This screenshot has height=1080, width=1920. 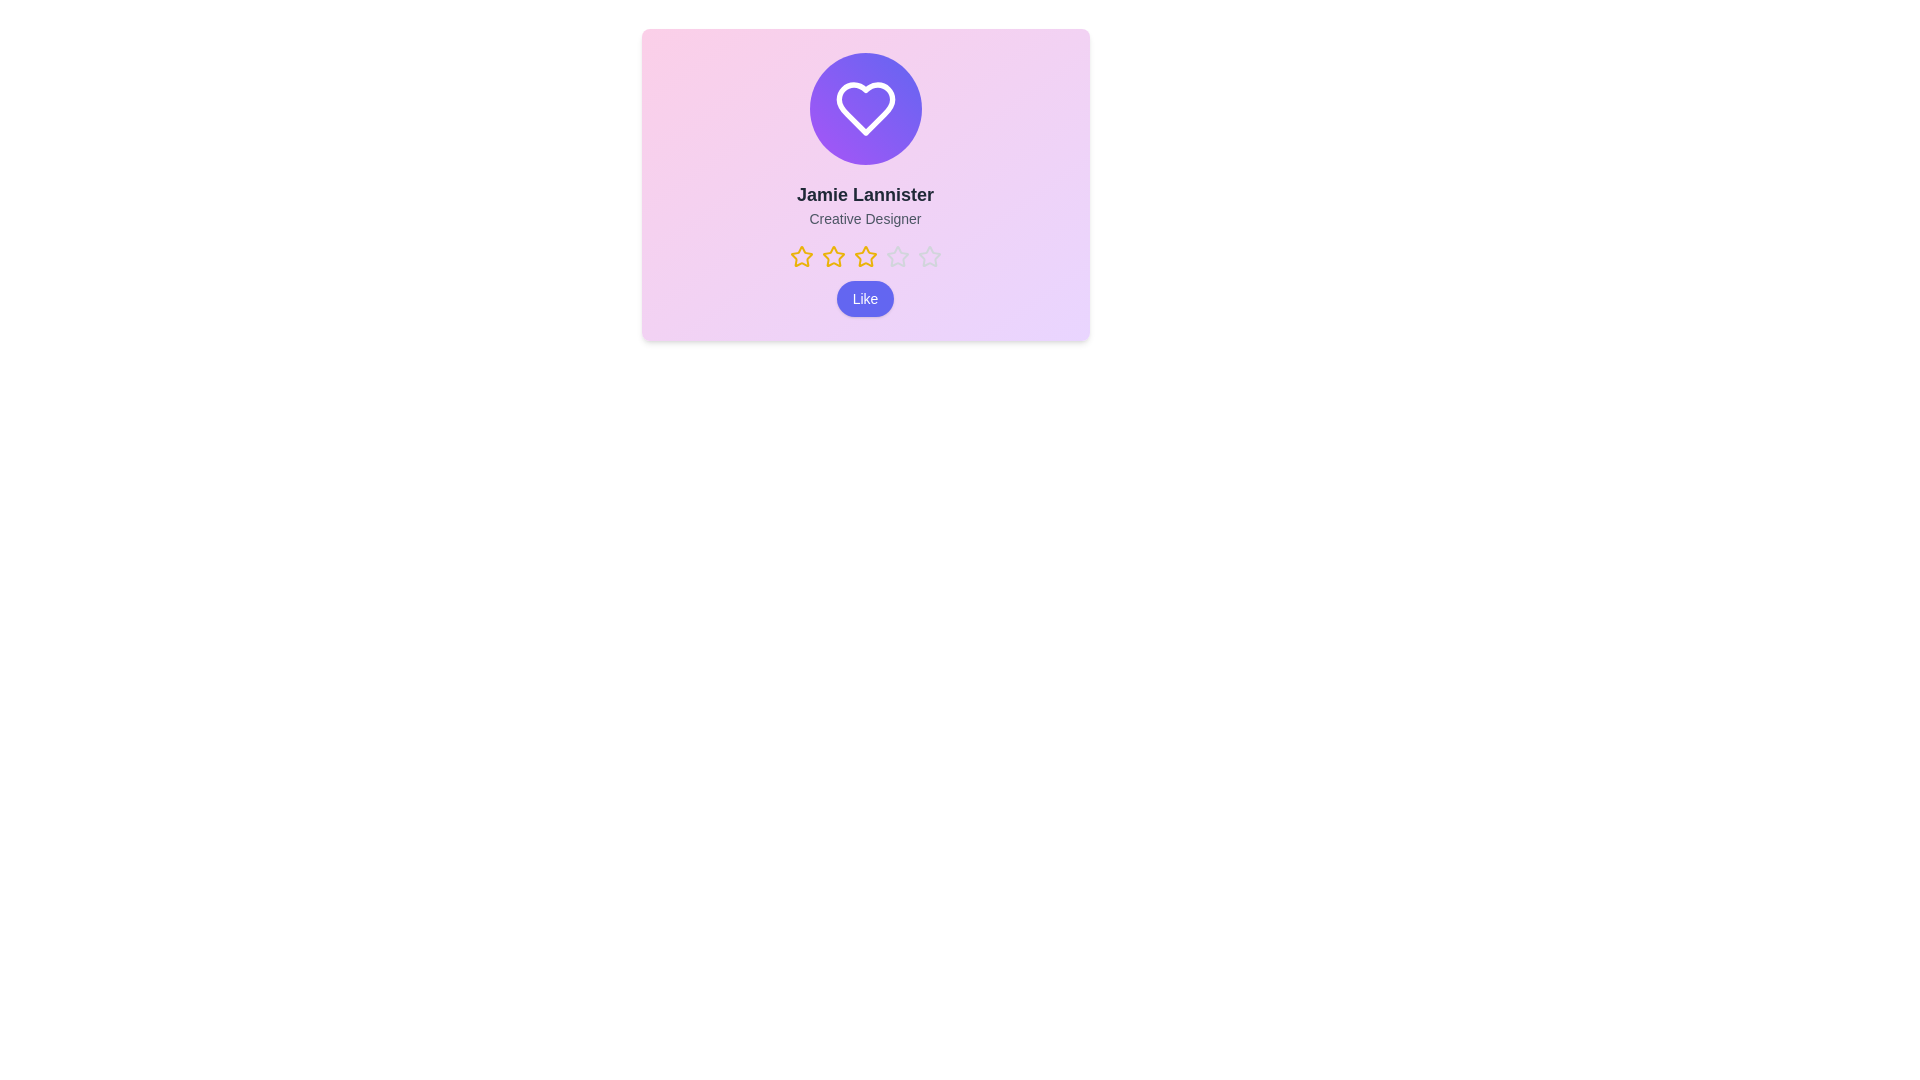 What do you see at coordinates (865, 255) in the screenshot?
I see `the third orange-yellow star in the horizontal row of five stars located below the text 'Creative Designer'` at bounding box center [865, 255].